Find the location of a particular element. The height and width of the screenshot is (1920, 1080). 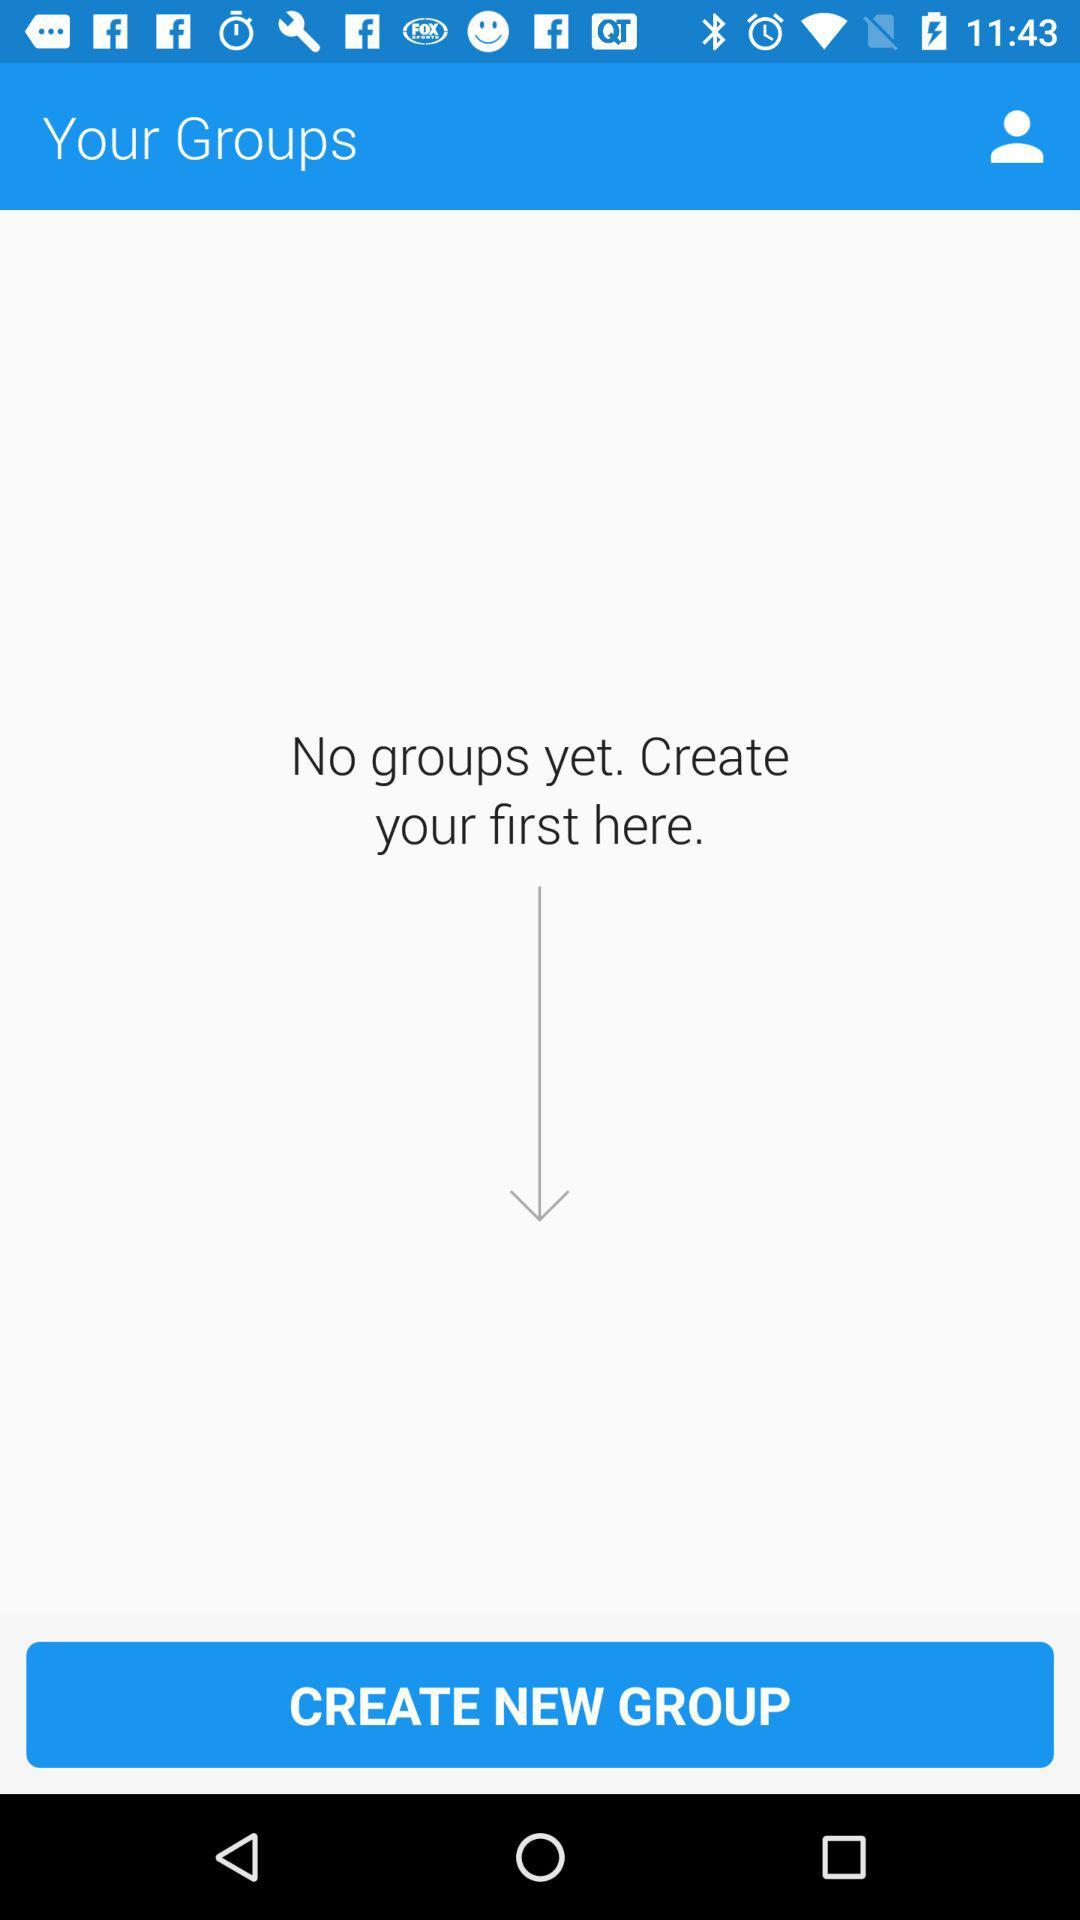

create new group is located at coordinates (540, 1703).